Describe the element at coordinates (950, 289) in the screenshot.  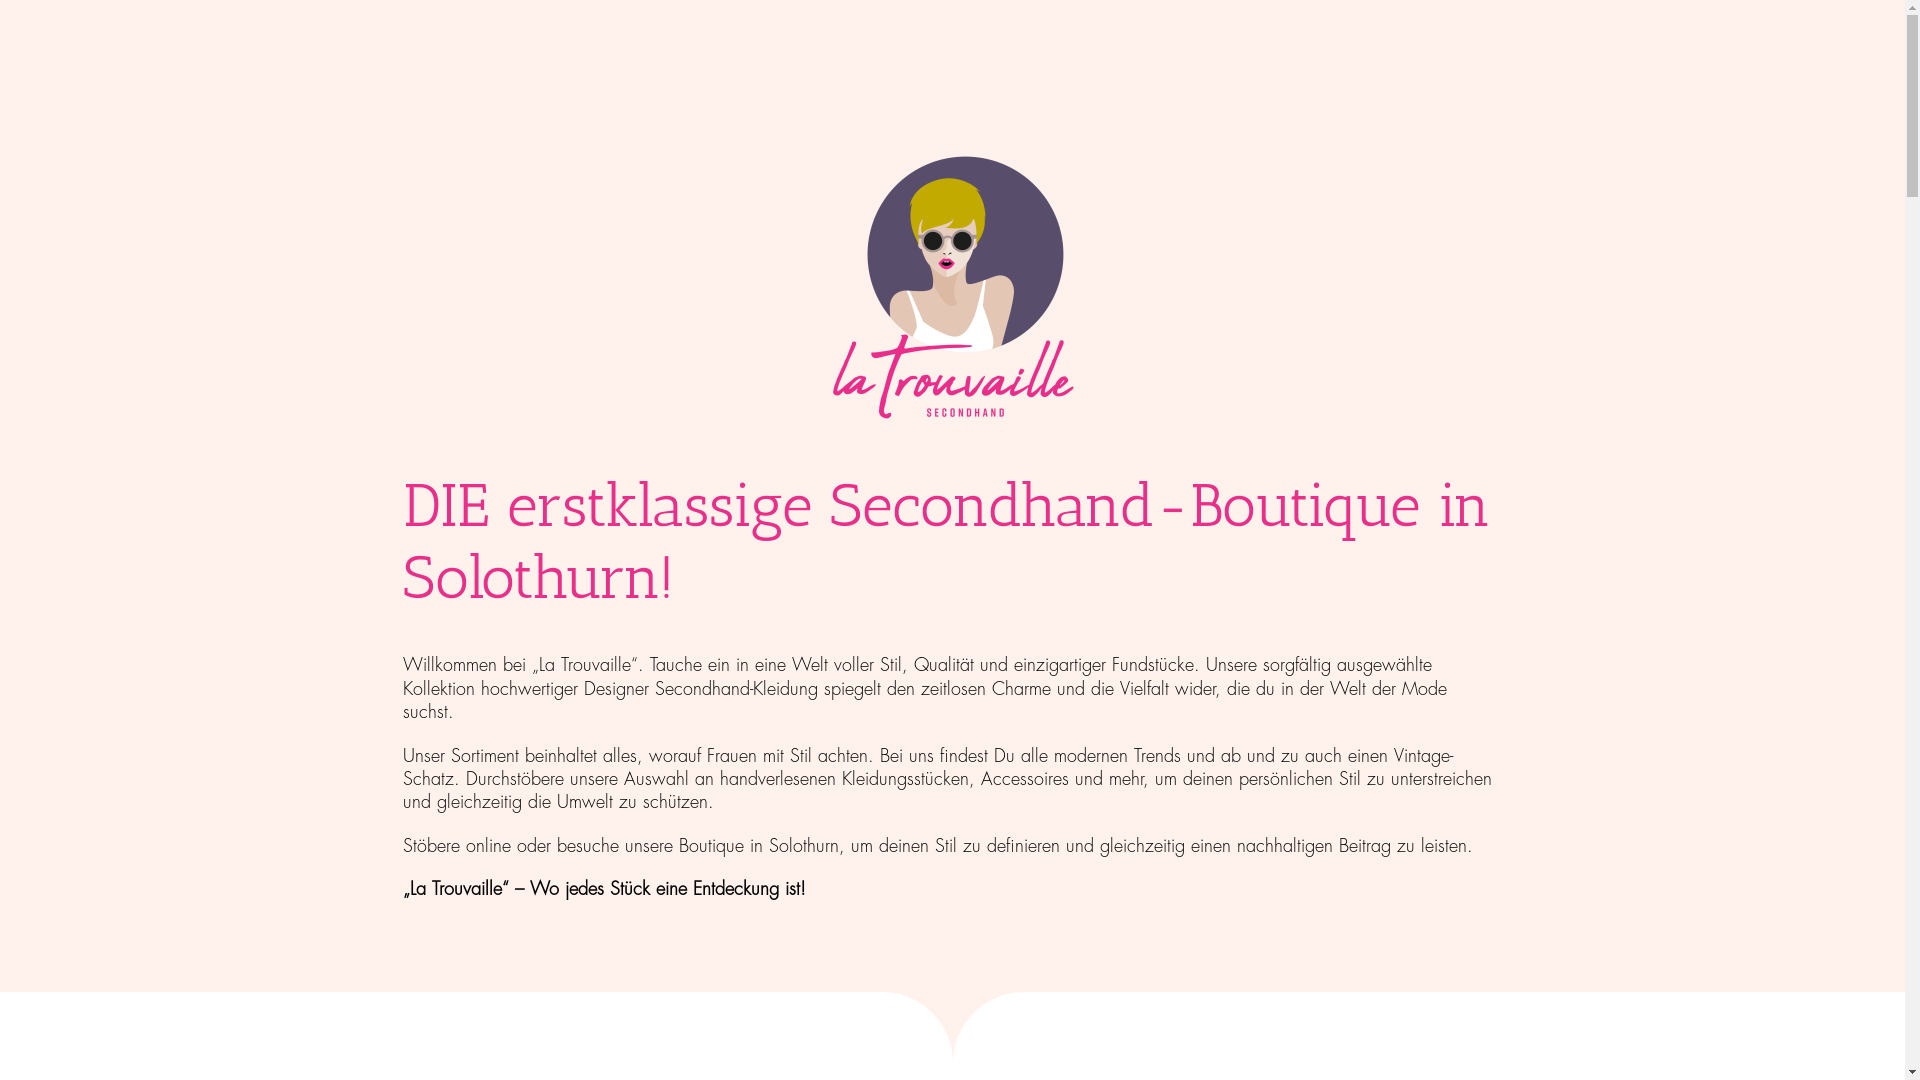
I see `'LaTrouvaille_2ndhand'` at that location.